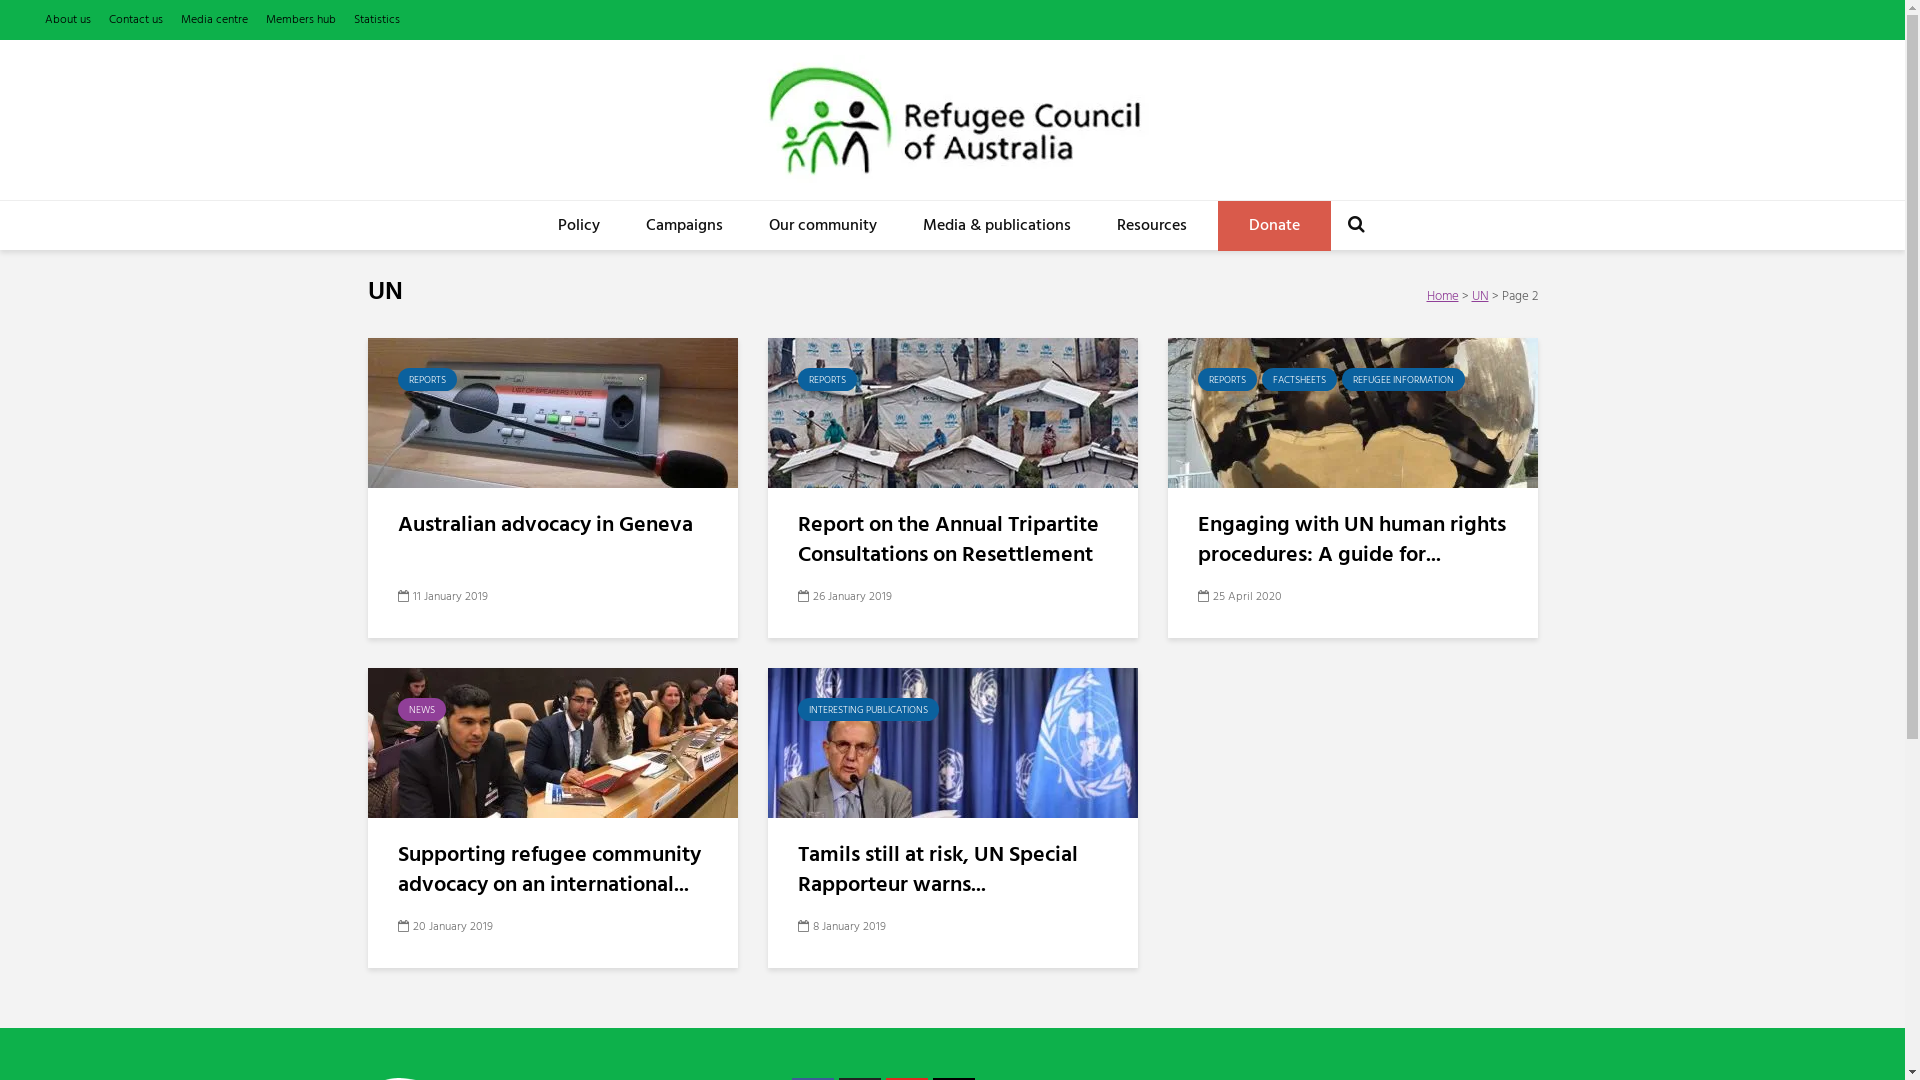 The image size is (1920, 1080). I want to click on 'Media centre', so click(214, 19).